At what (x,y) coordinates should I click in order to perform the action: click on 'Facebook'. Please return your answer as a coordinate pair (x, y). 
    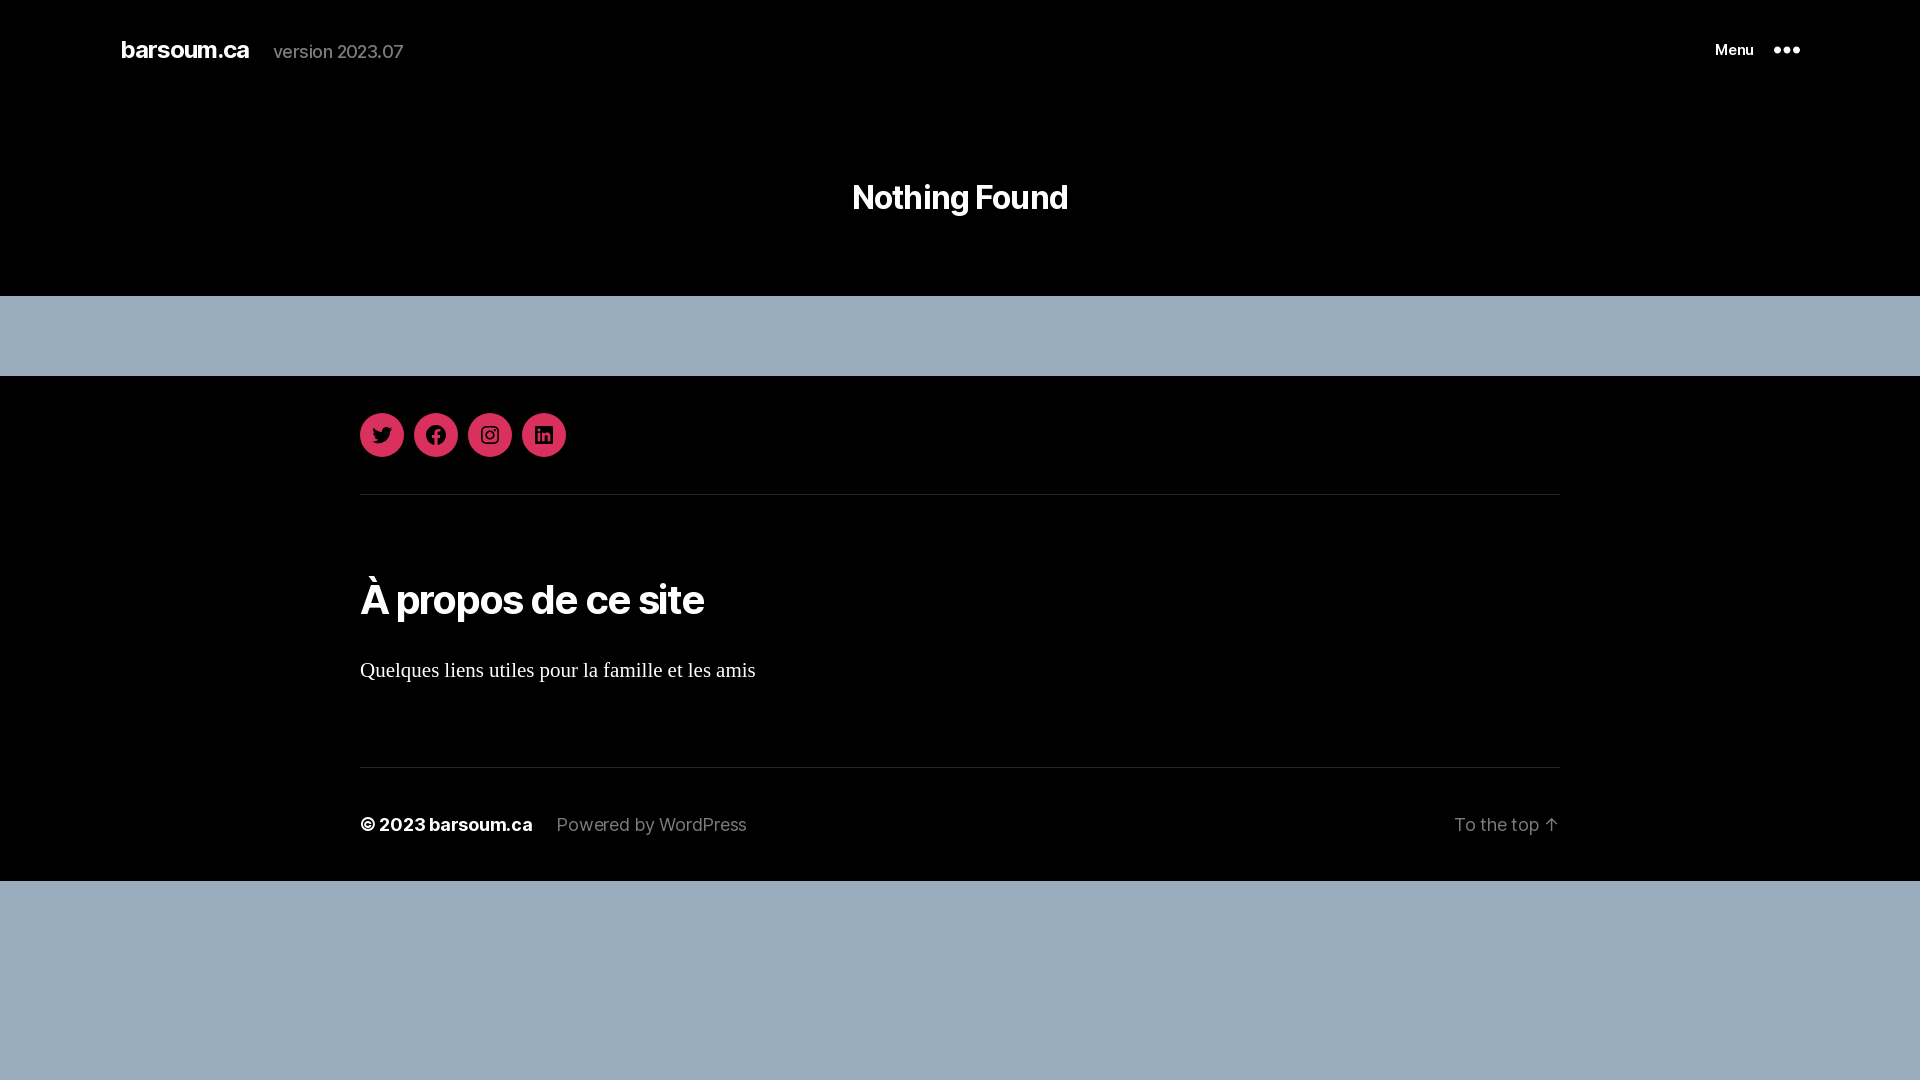
    Looking at the image, I should click on (412, 434).